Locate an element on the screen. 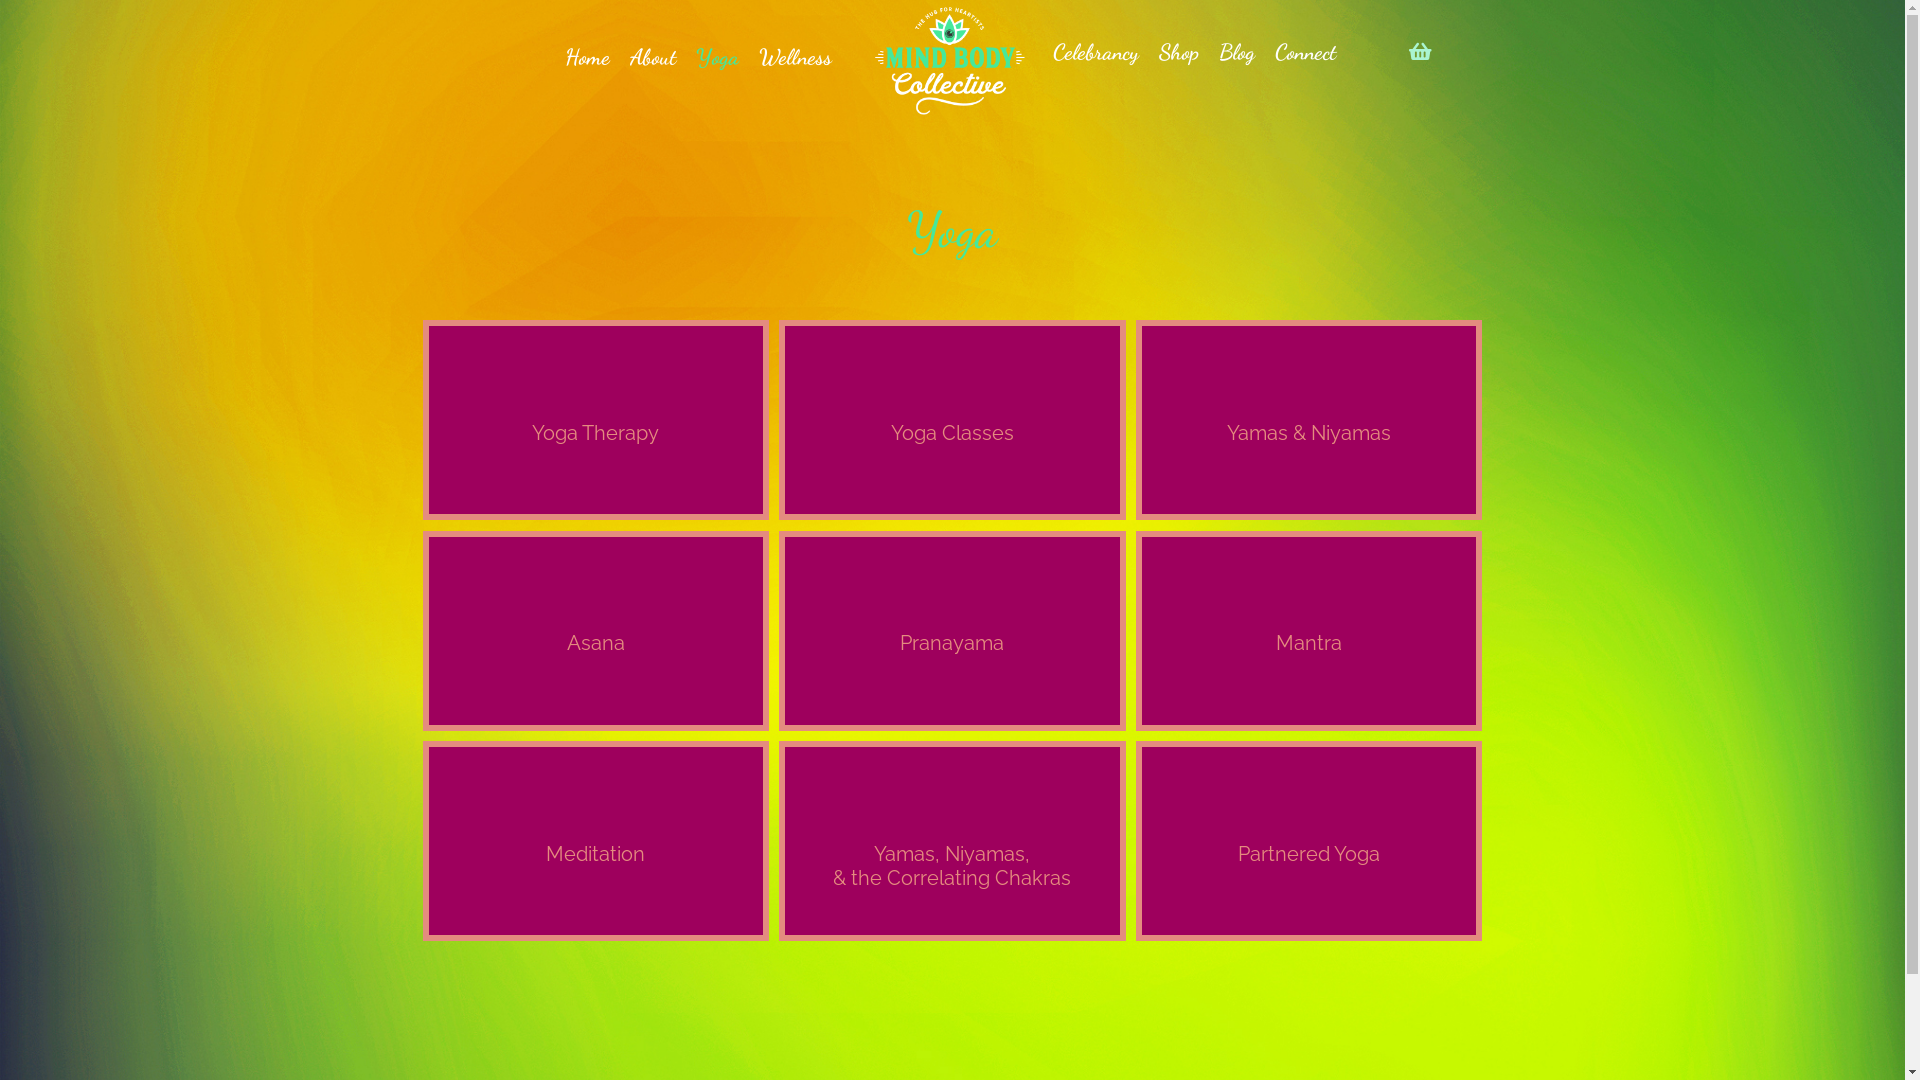  'Shop' is located at coordinates (1179, 52).